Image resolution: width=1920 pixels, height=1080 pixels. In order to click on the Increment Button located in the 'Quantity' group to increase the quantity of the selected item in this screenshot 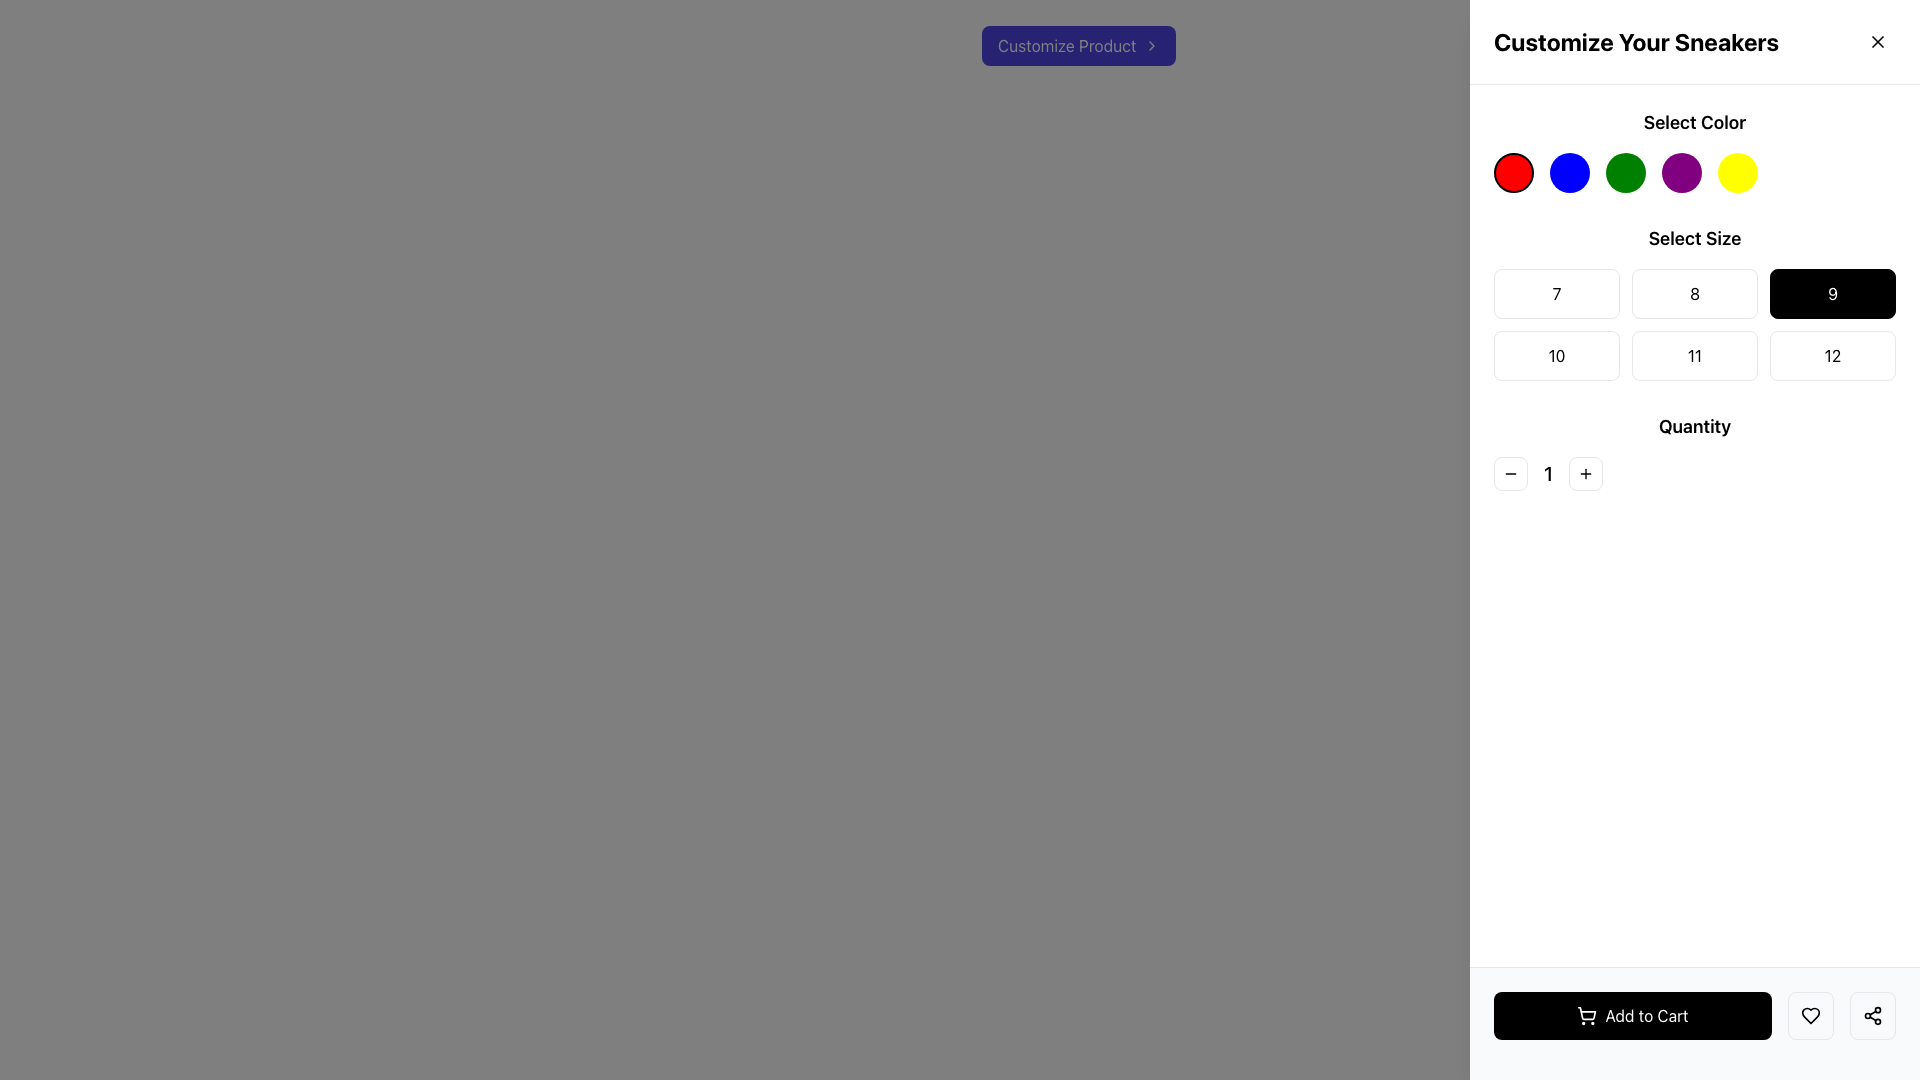, I will do `click(1585, 474)`.